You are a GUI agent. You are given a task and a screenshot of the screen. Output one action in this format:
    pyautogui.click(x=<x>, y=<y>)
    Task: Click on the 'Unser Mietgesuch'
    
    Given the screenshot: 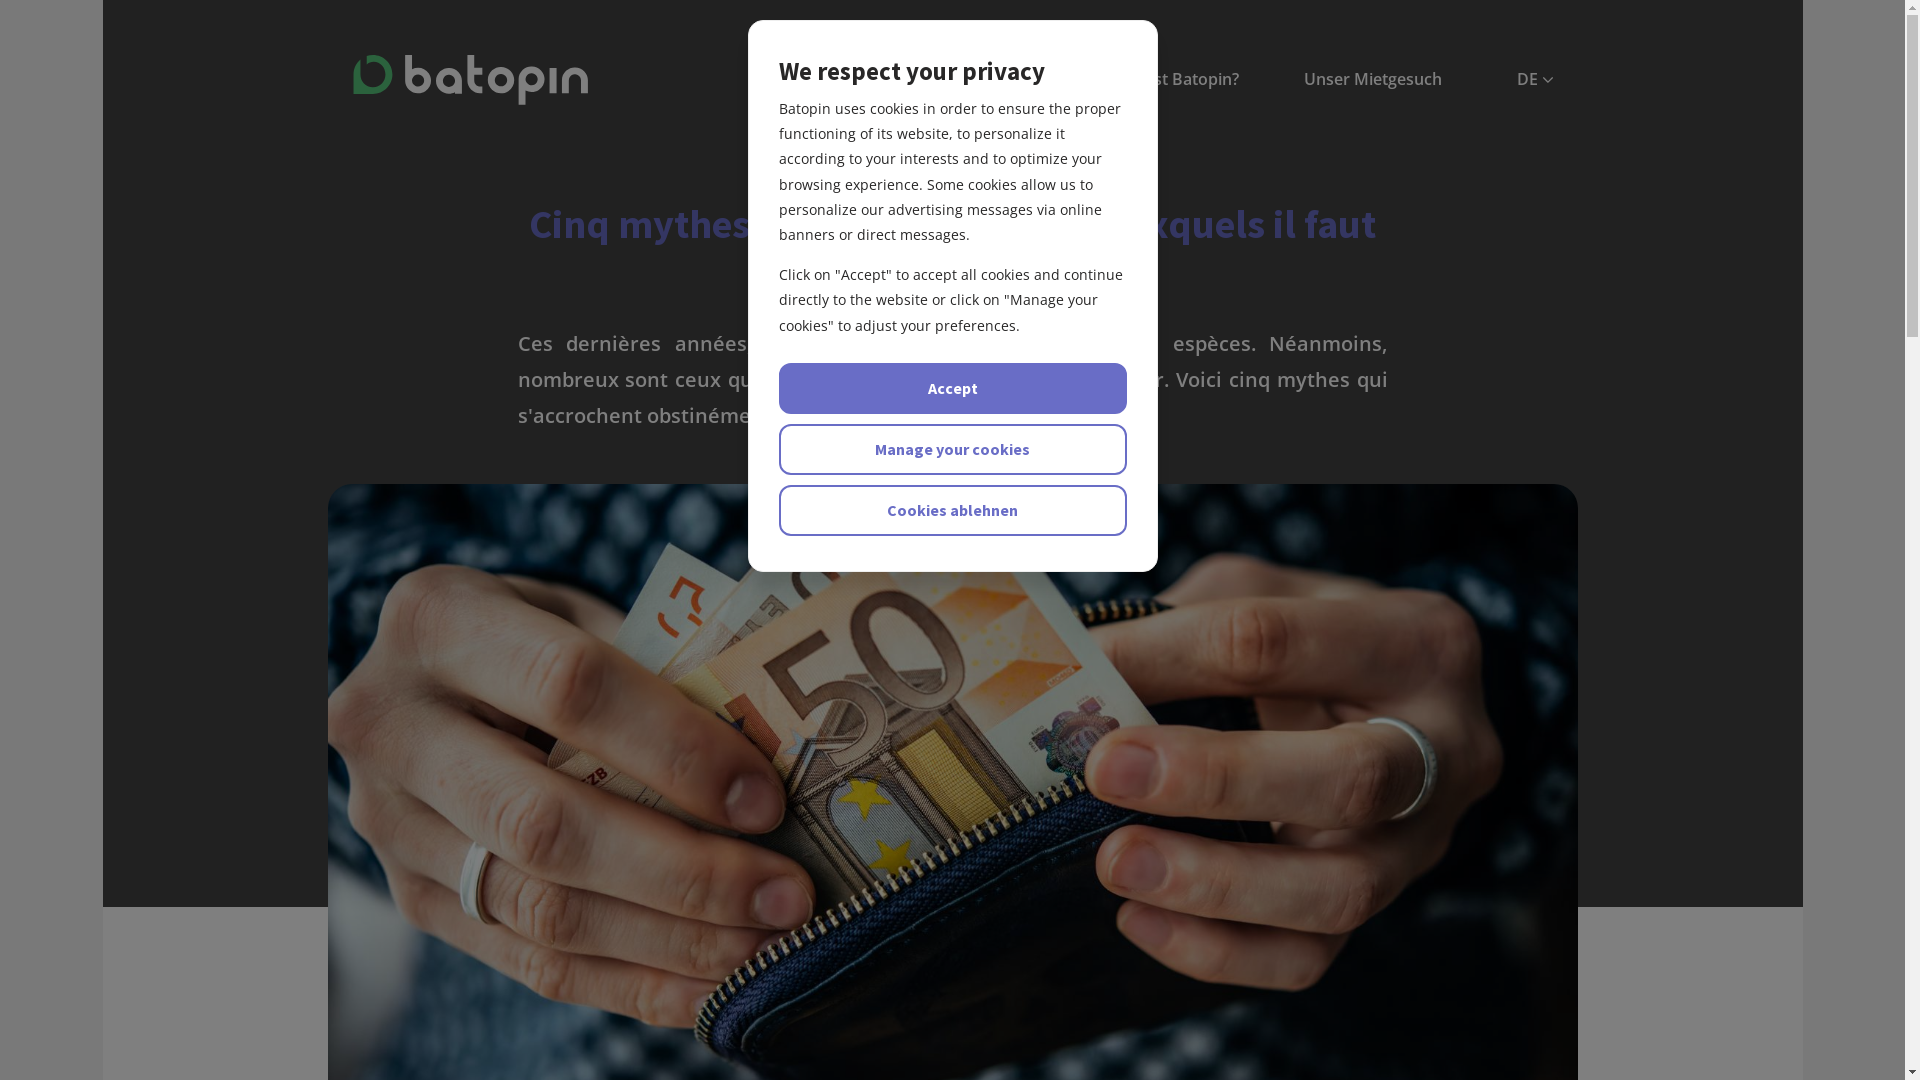 What is the action you would take?
    pyautogui.click(x=1371, y=78)
    